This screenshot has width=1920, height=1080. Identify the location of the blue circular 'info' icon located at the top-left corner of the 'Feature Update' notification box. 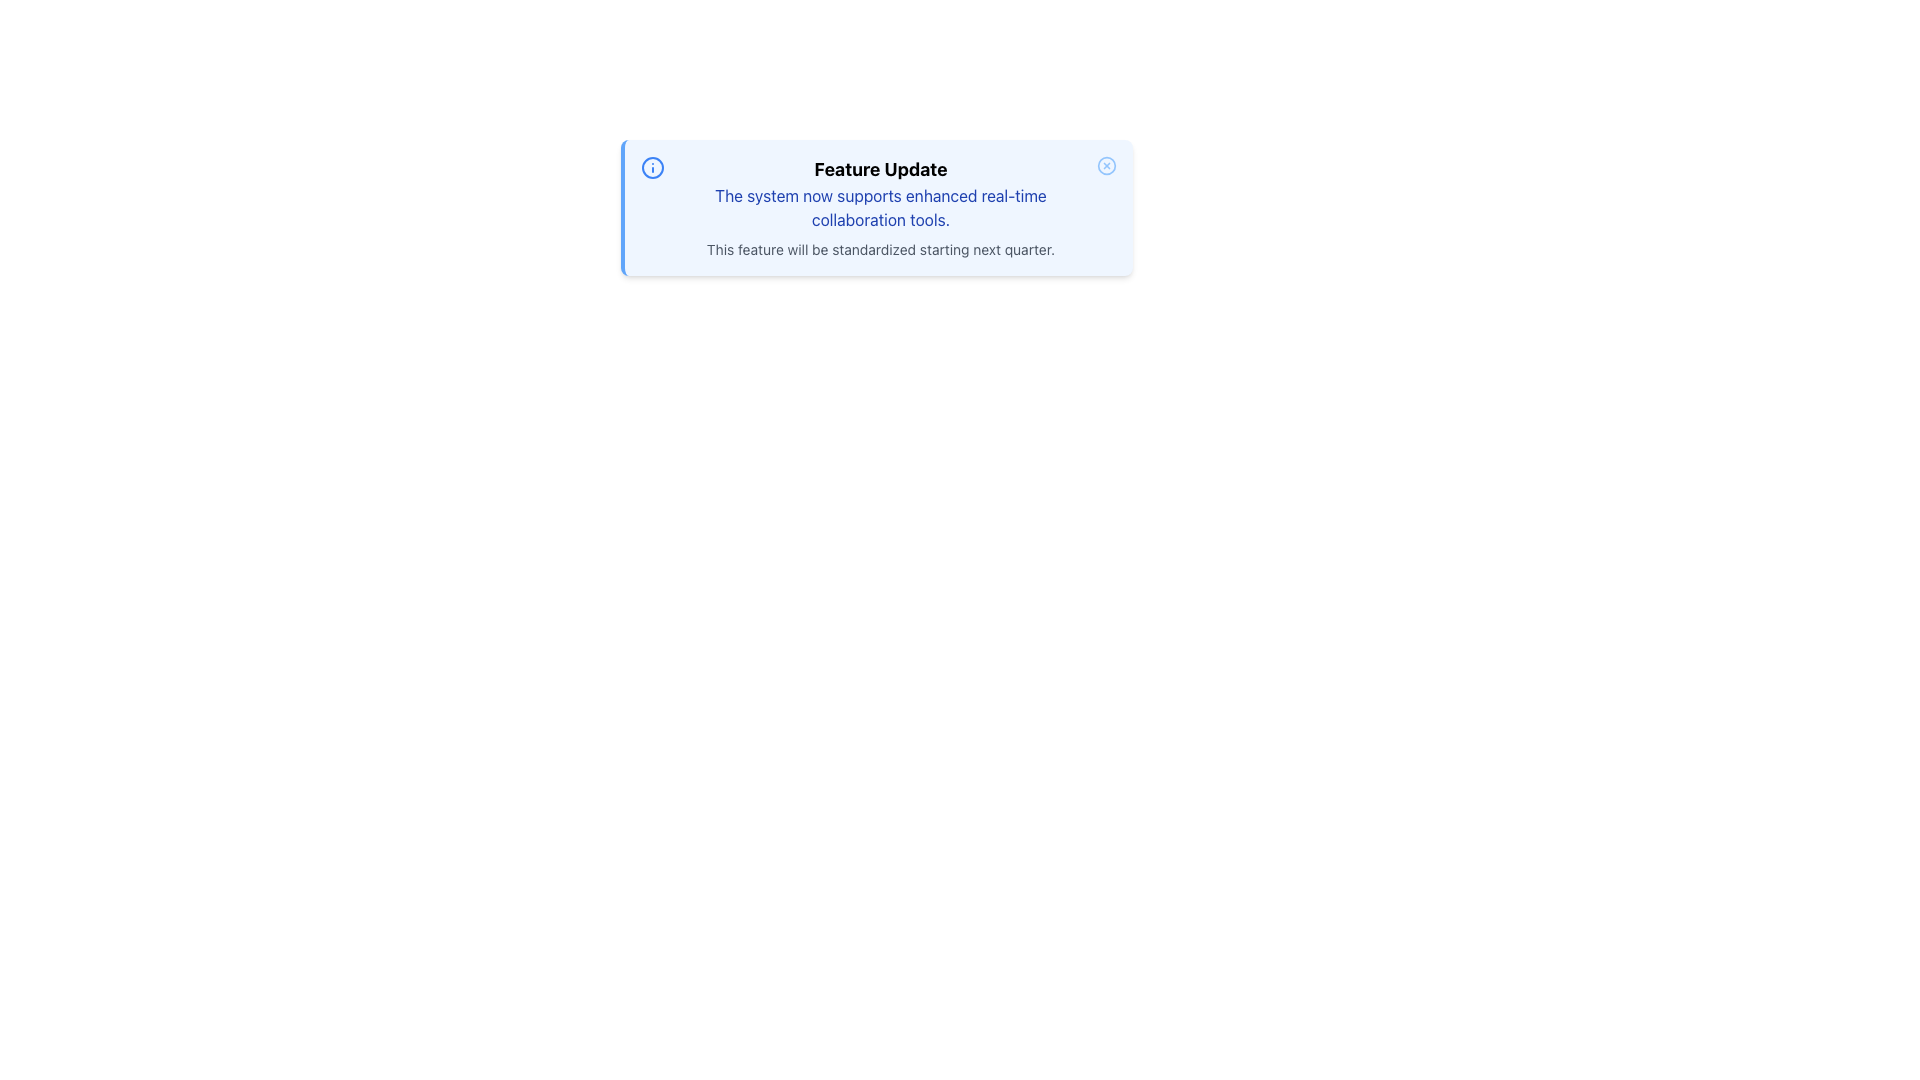
(652, 167).